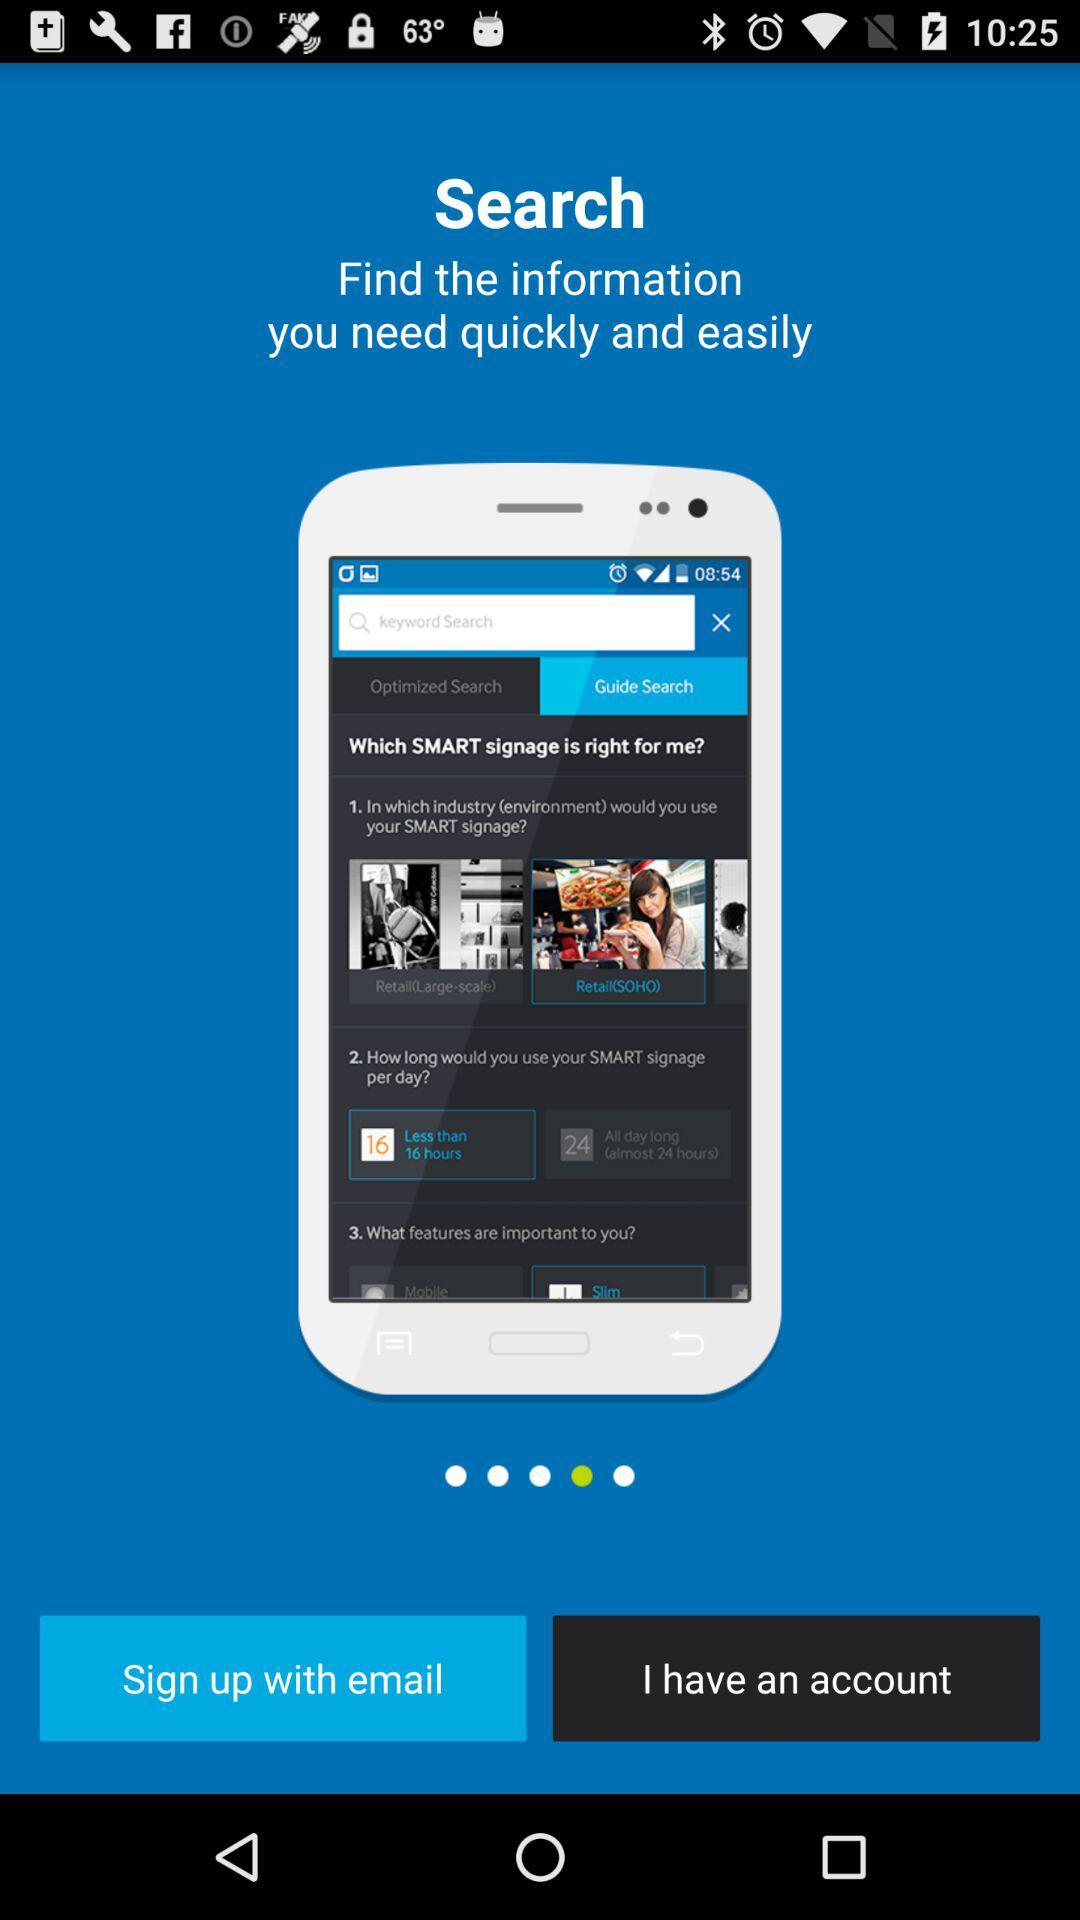 The image size is (1080, 1920). What do you see at coordinates (795, 1678) in the screenshot?
I see `the i have an` at bounding box center [795, 1678].